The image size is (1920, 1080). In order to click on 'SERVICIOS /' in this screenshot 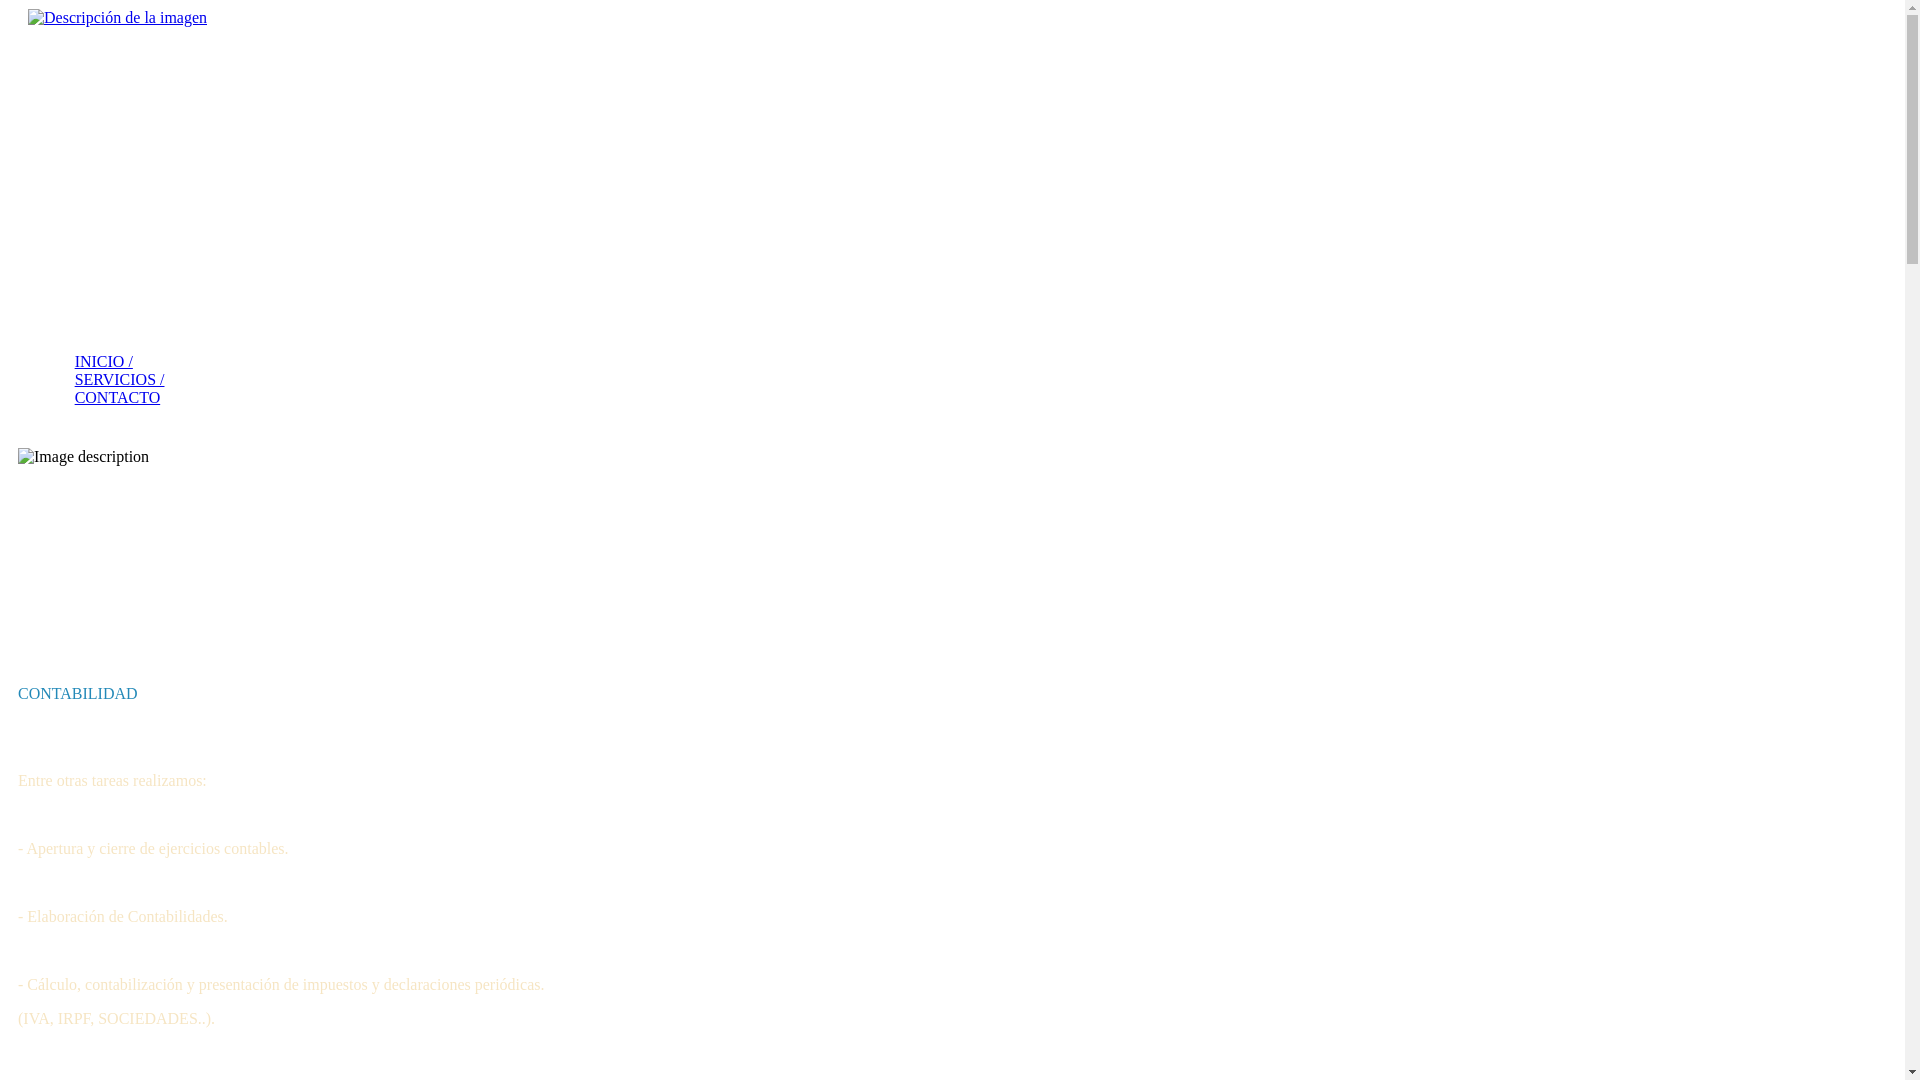, I will do `click(119, 379)`.